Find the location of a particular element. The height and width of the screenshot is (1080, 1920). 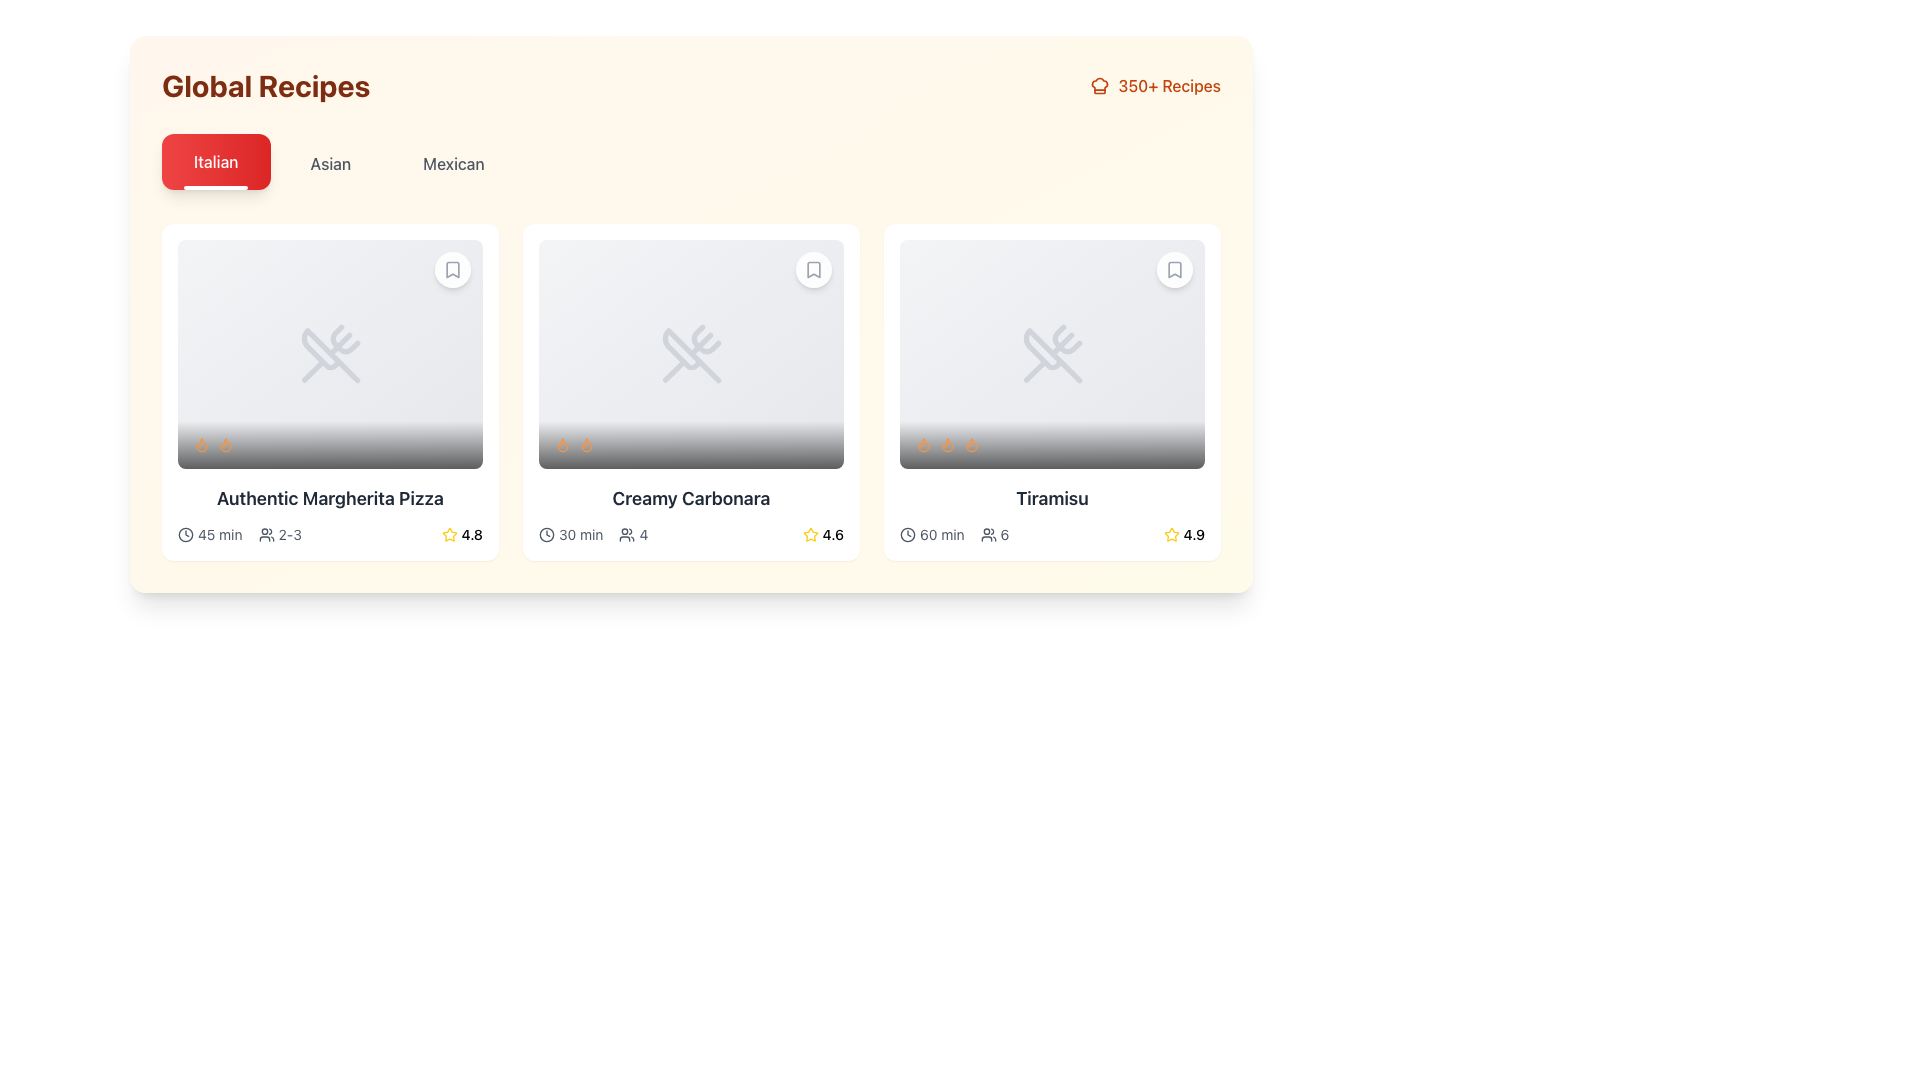

the 'Asian' text label button, which is a rounded rectangle with gray text is located at coordinates (330, 163).